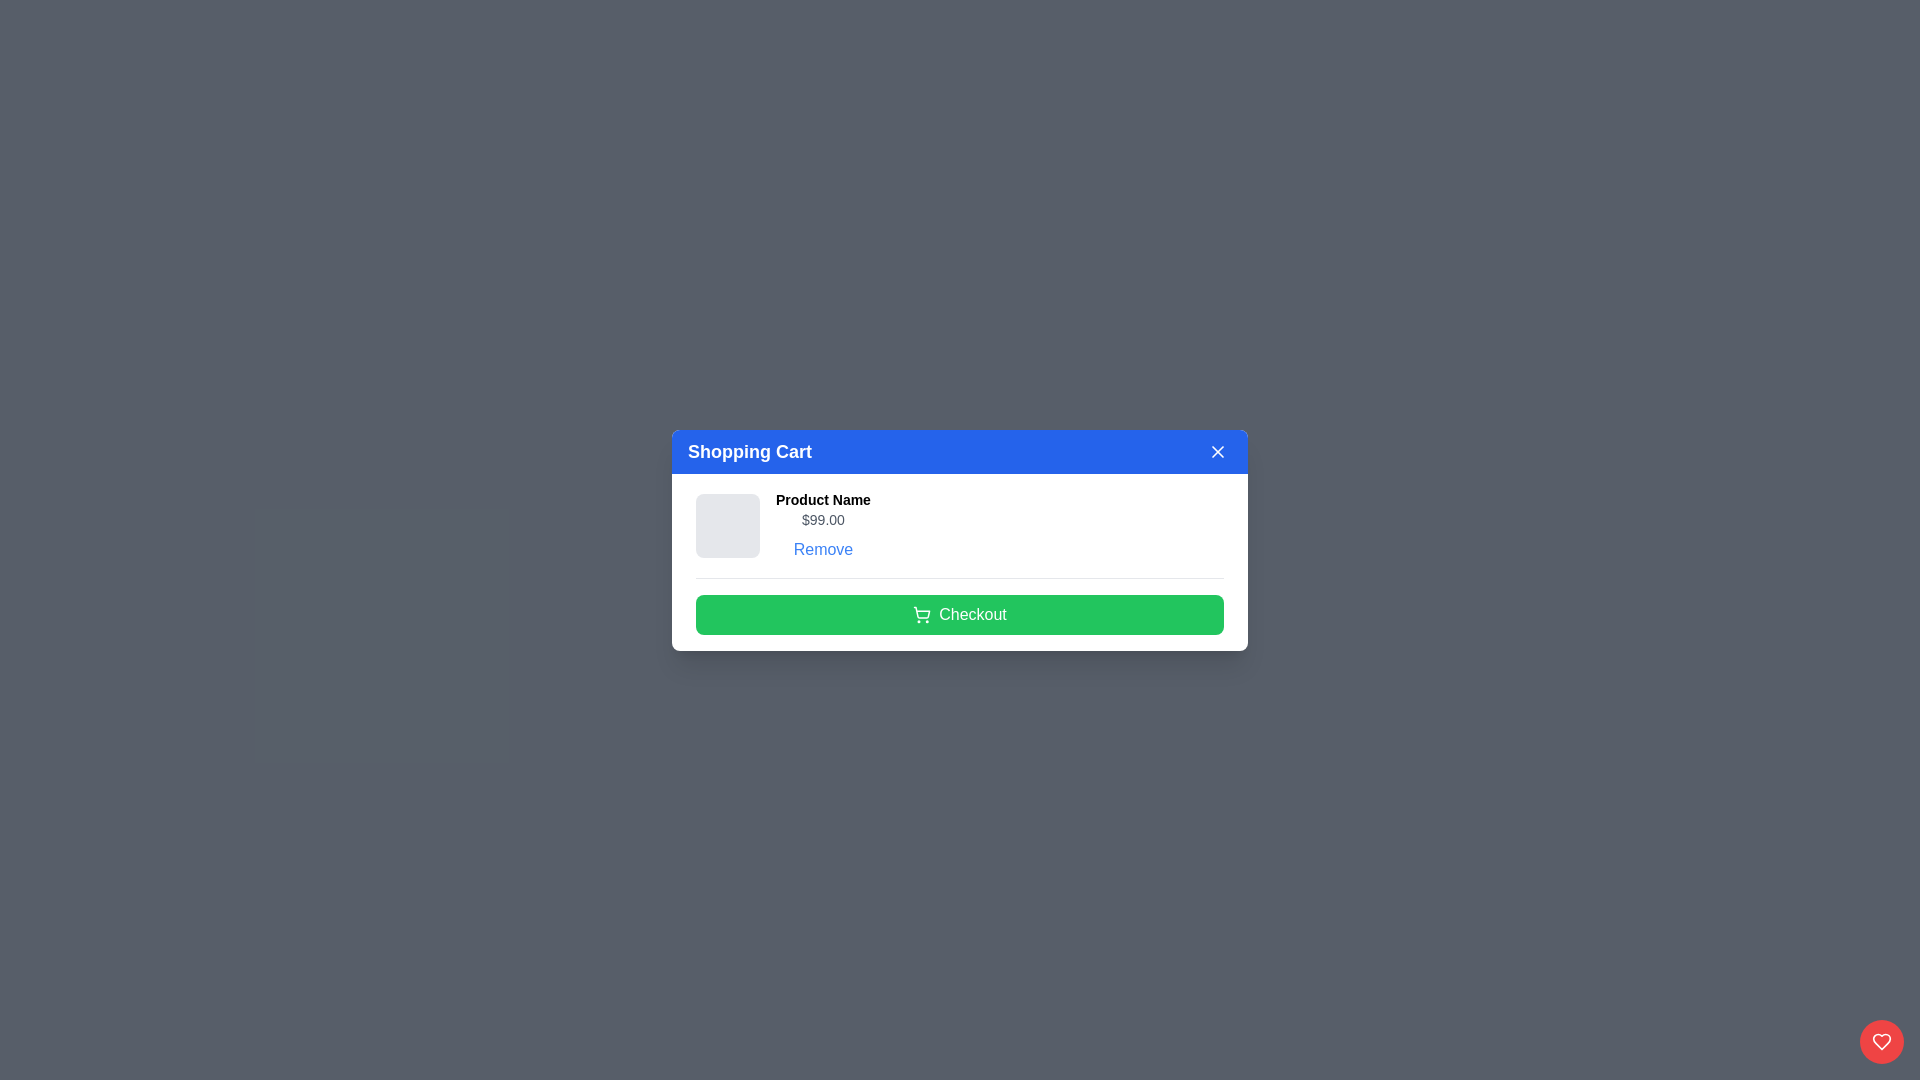 The width and height of the screenshot is (1920, 1080). What do you see at coordinates (921, 611) in the screenshot?
I see `the shopping cart icon's body element, which is part of a larger graphic and positioned above and to the left of the wheels` at bounding box center [921, 611].